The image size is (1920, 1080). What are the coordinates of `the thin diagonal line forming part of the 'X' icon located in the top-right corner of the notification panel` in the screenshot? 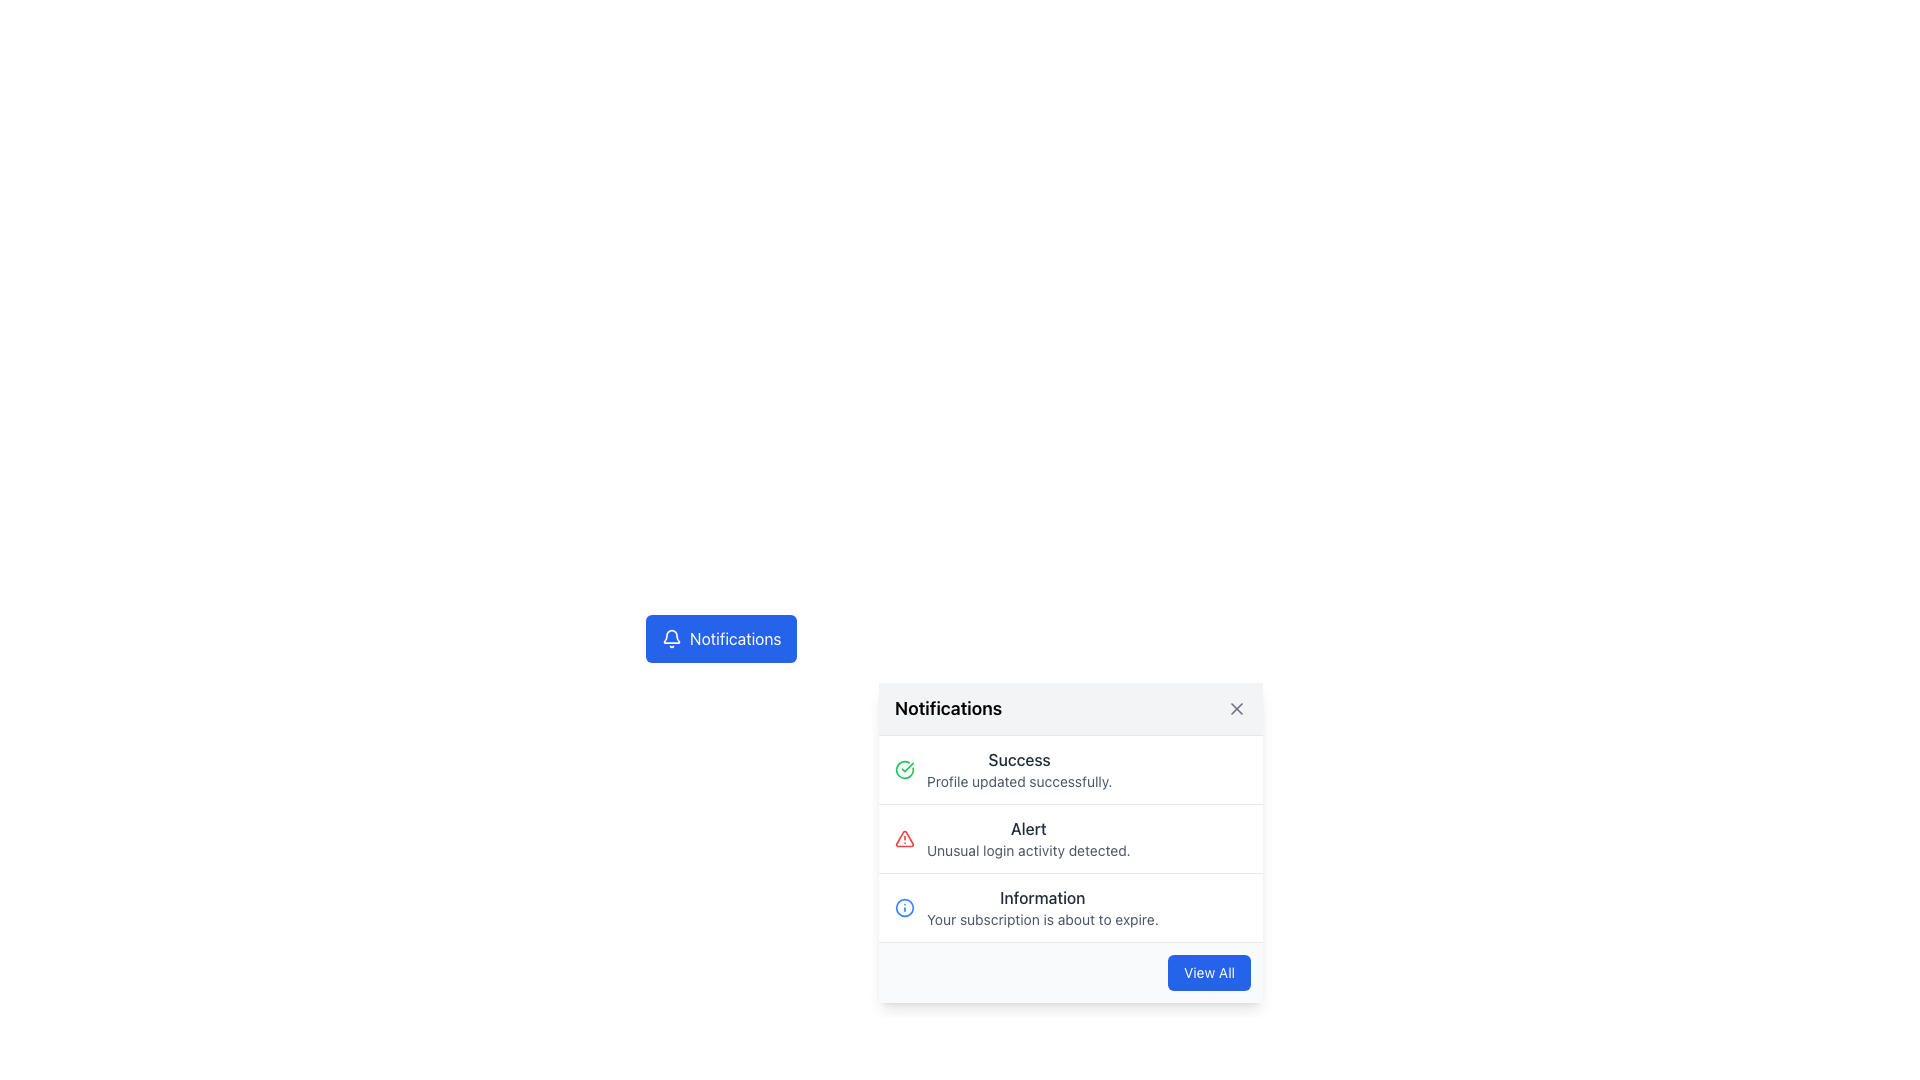 It's located at (1236, 708).